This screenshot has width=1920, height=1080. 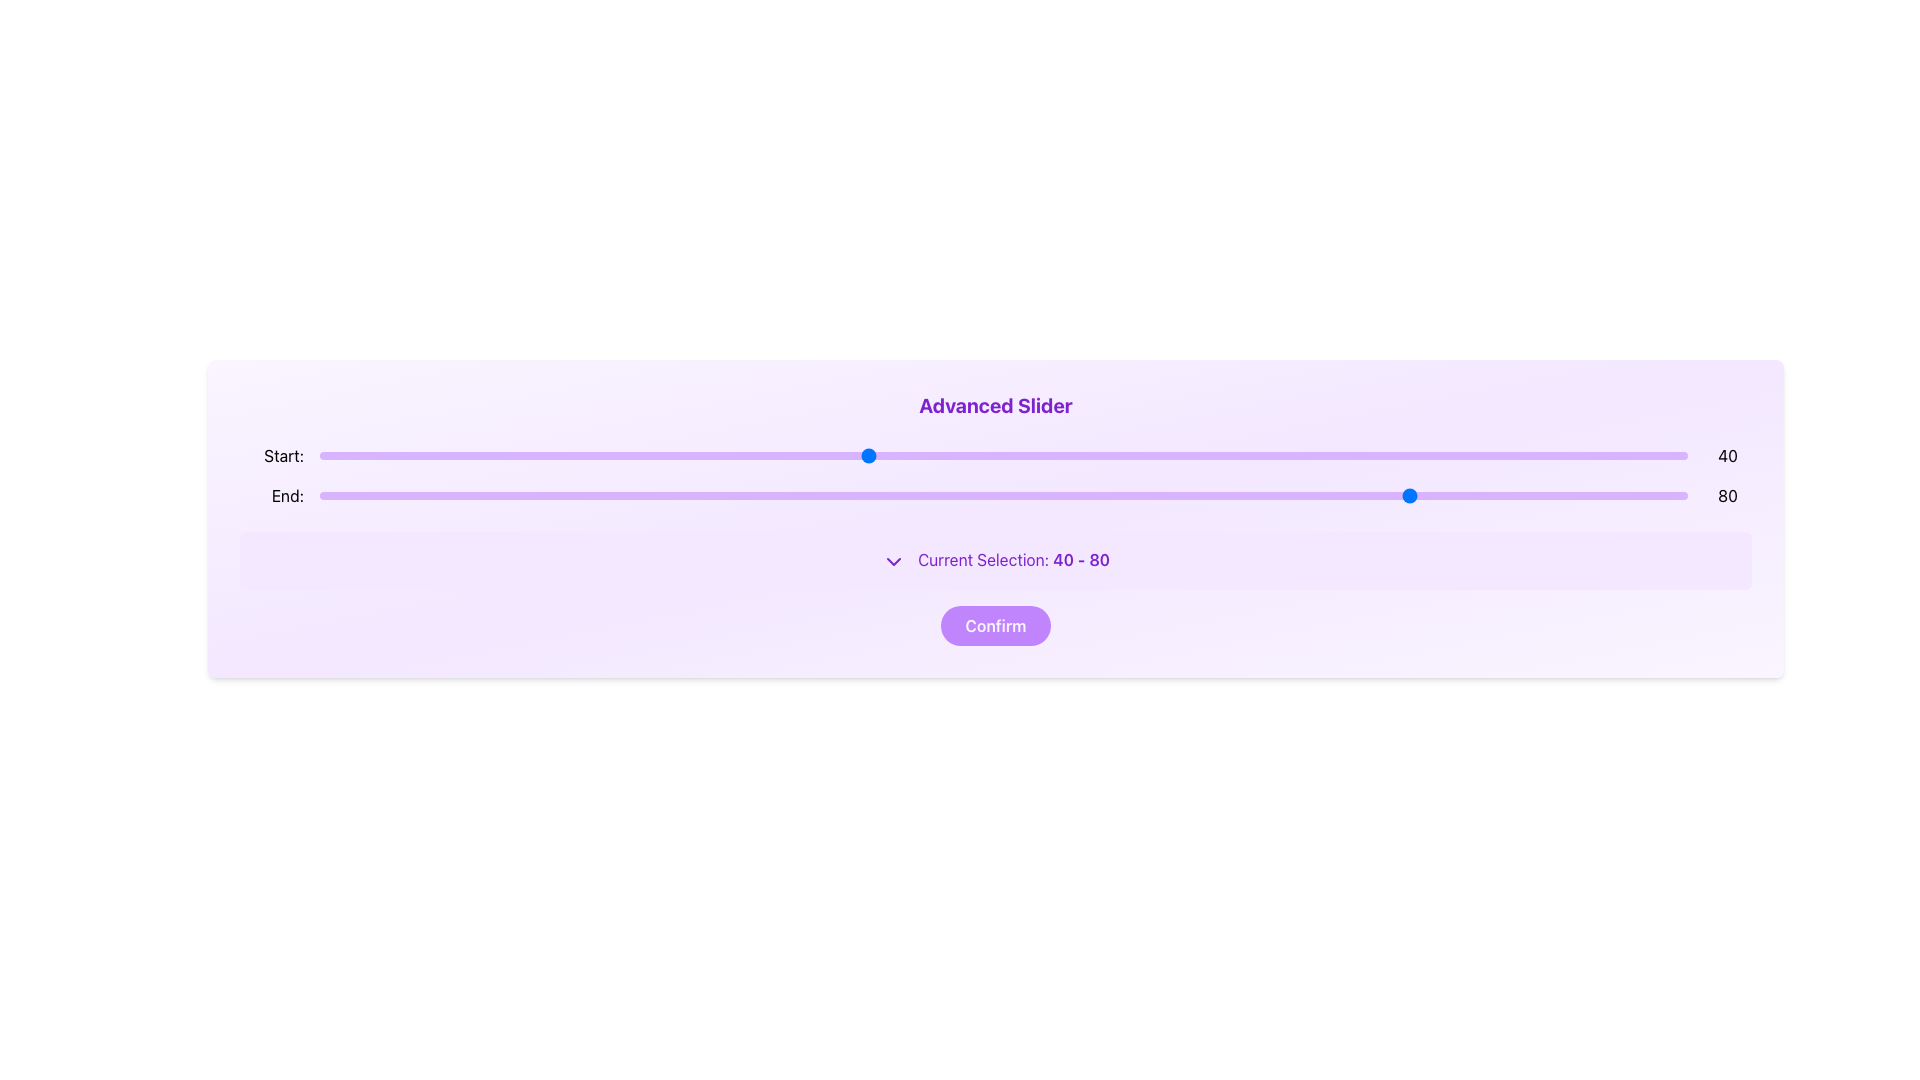 I want to click on the slider value, so click(x=1619, y=495).